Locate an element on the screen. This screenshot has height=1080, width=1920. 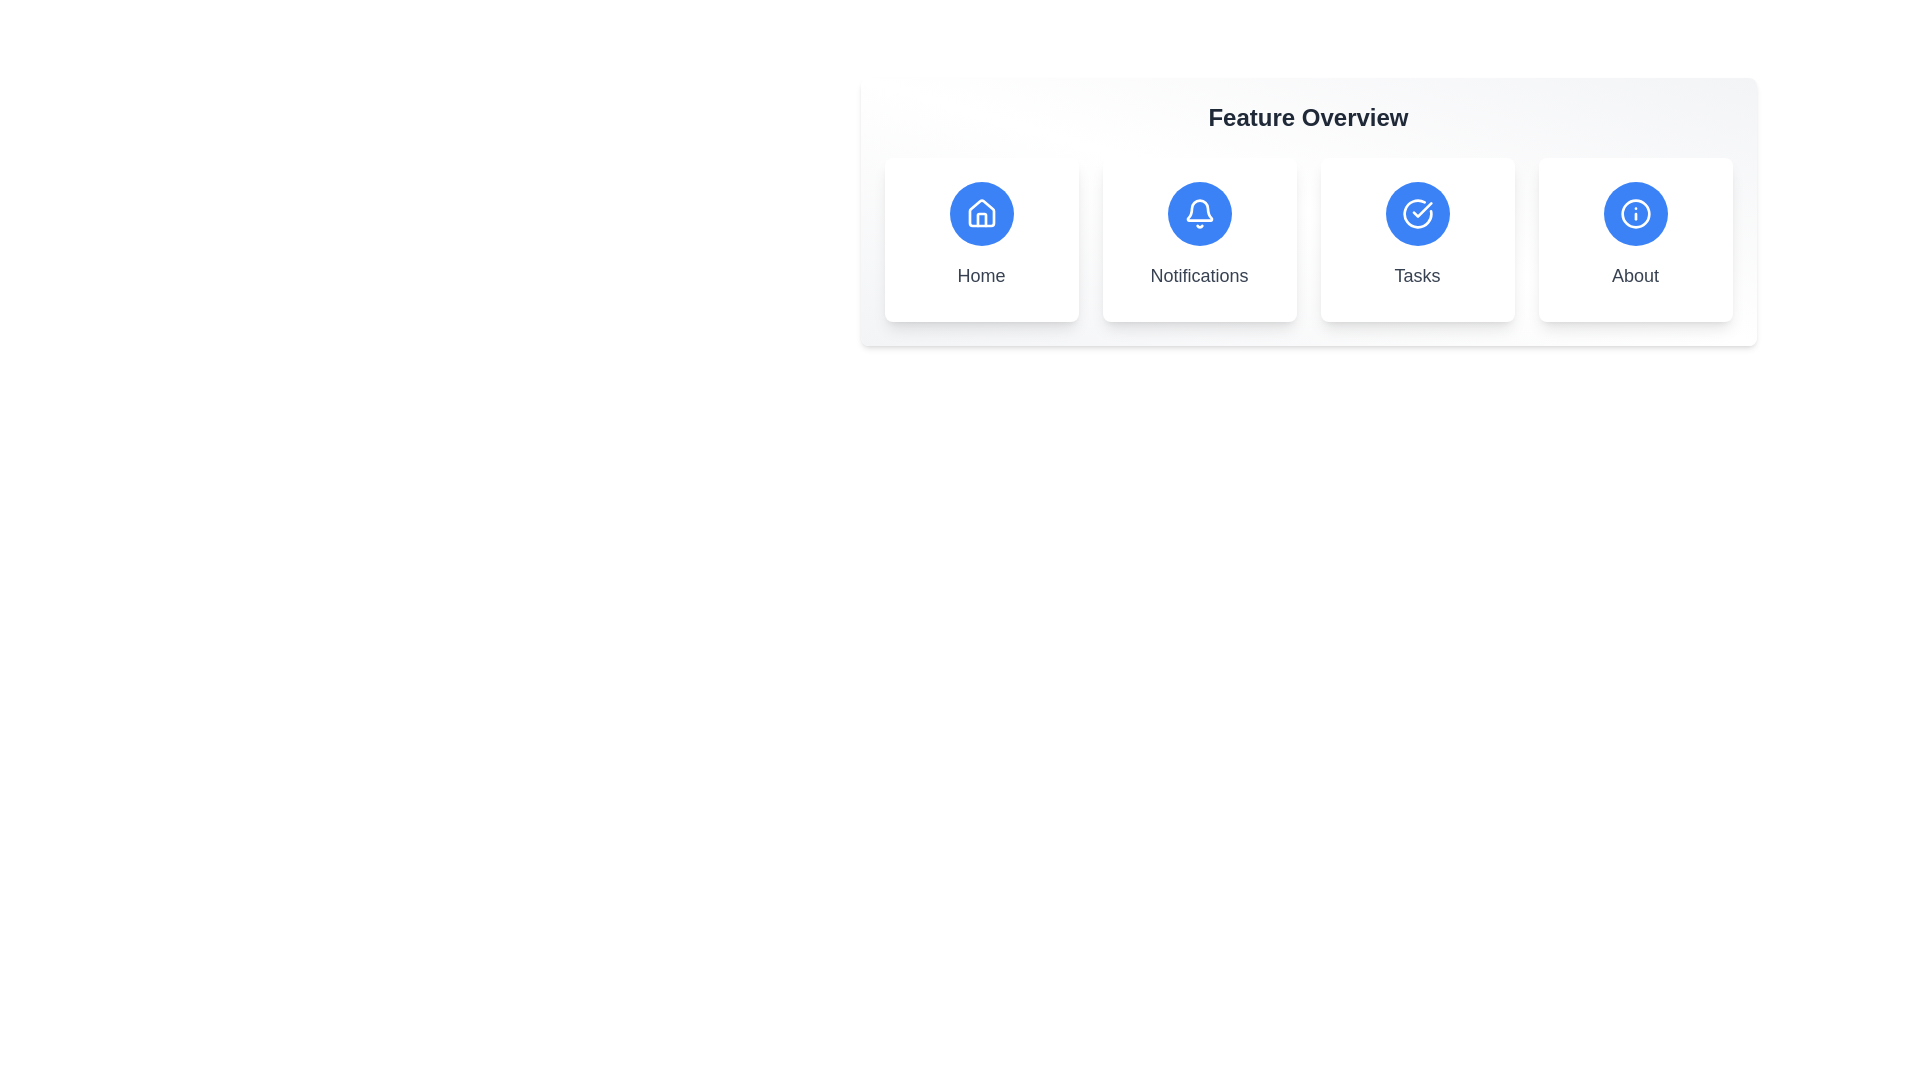
the circular icon with a blue outline and a smaller blue centerpiece located within the 'About' card in the grid of feature icons is located at coordinates (1635, 213).